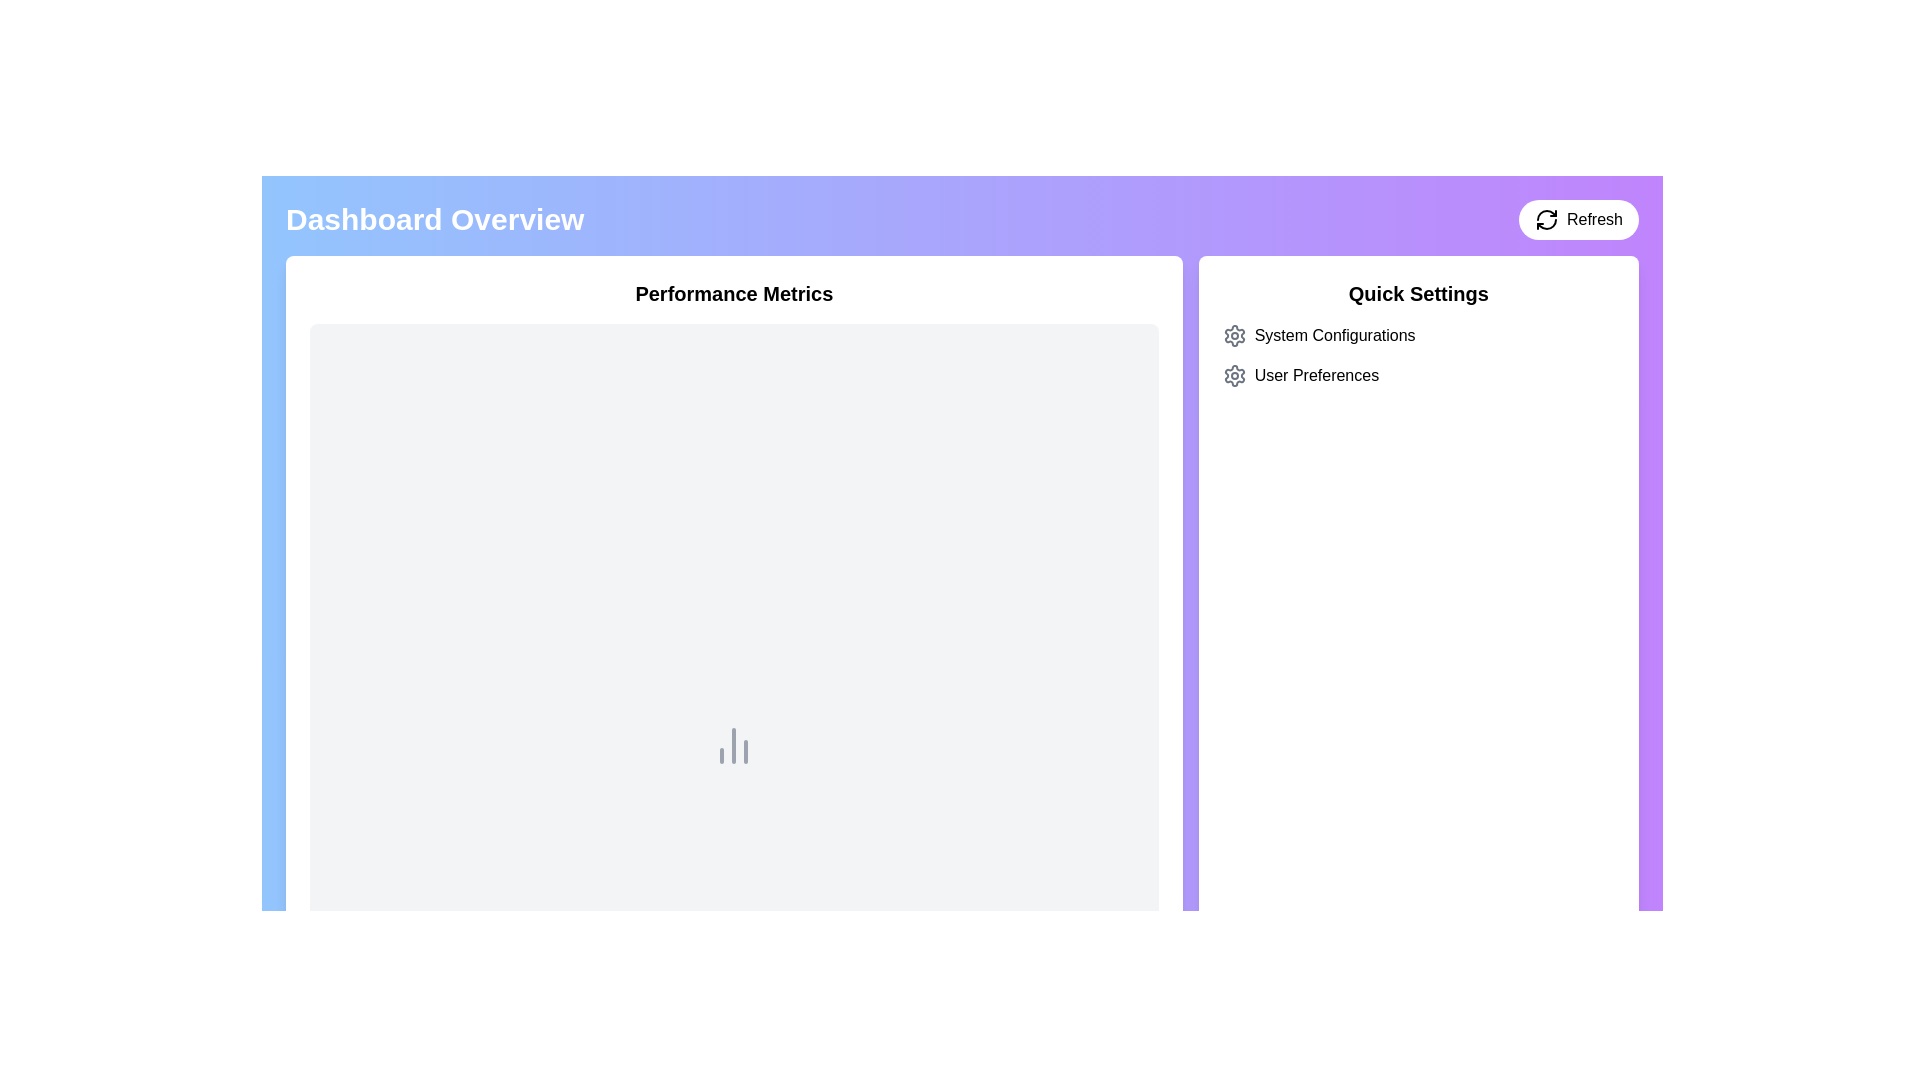  Describe the element at coordinates (1233, 375) in the screenshot. I see `the gear icon in the 'Quick Settings' group, located before the 'User Preferences' text` at that location.